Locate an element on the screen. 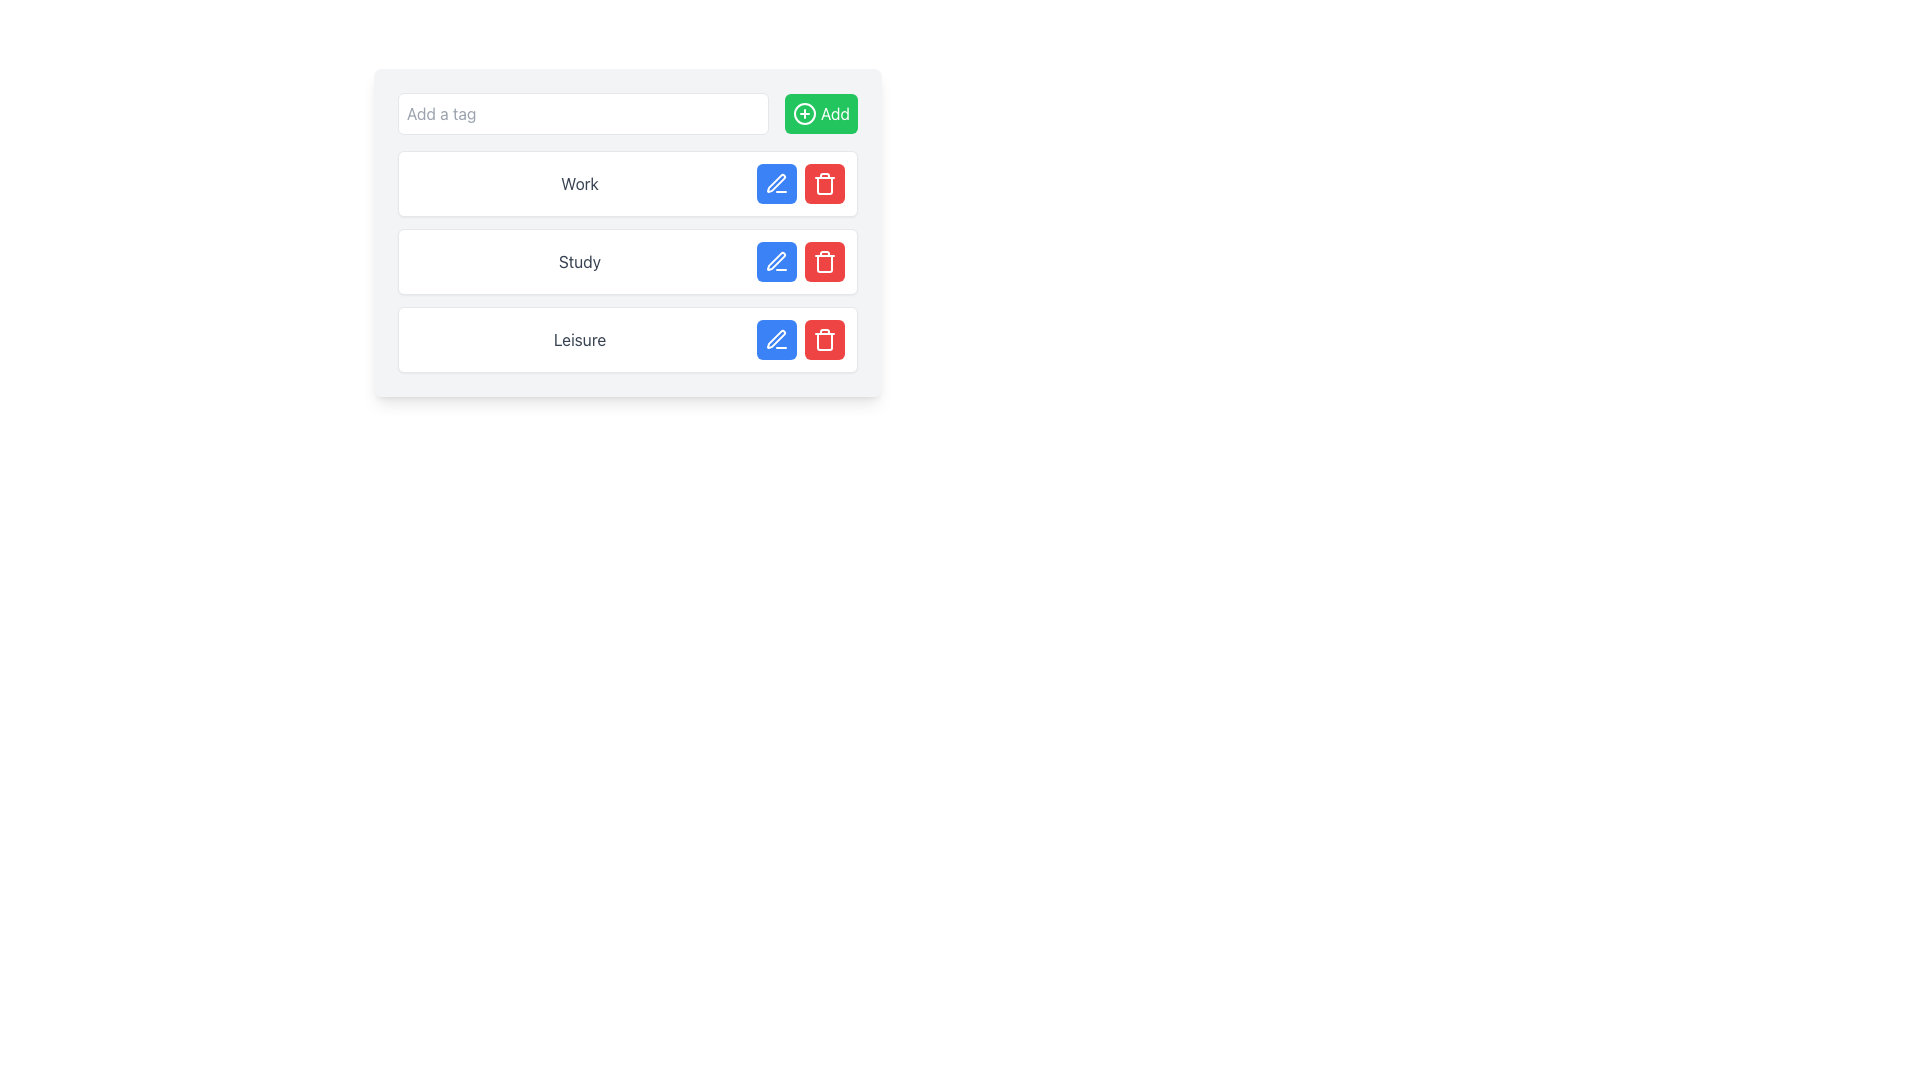 This screenshot has width=1920, height=1080. the second blue button with a white pen icon located in the 'Study' section is located at coordinates (776, 261).